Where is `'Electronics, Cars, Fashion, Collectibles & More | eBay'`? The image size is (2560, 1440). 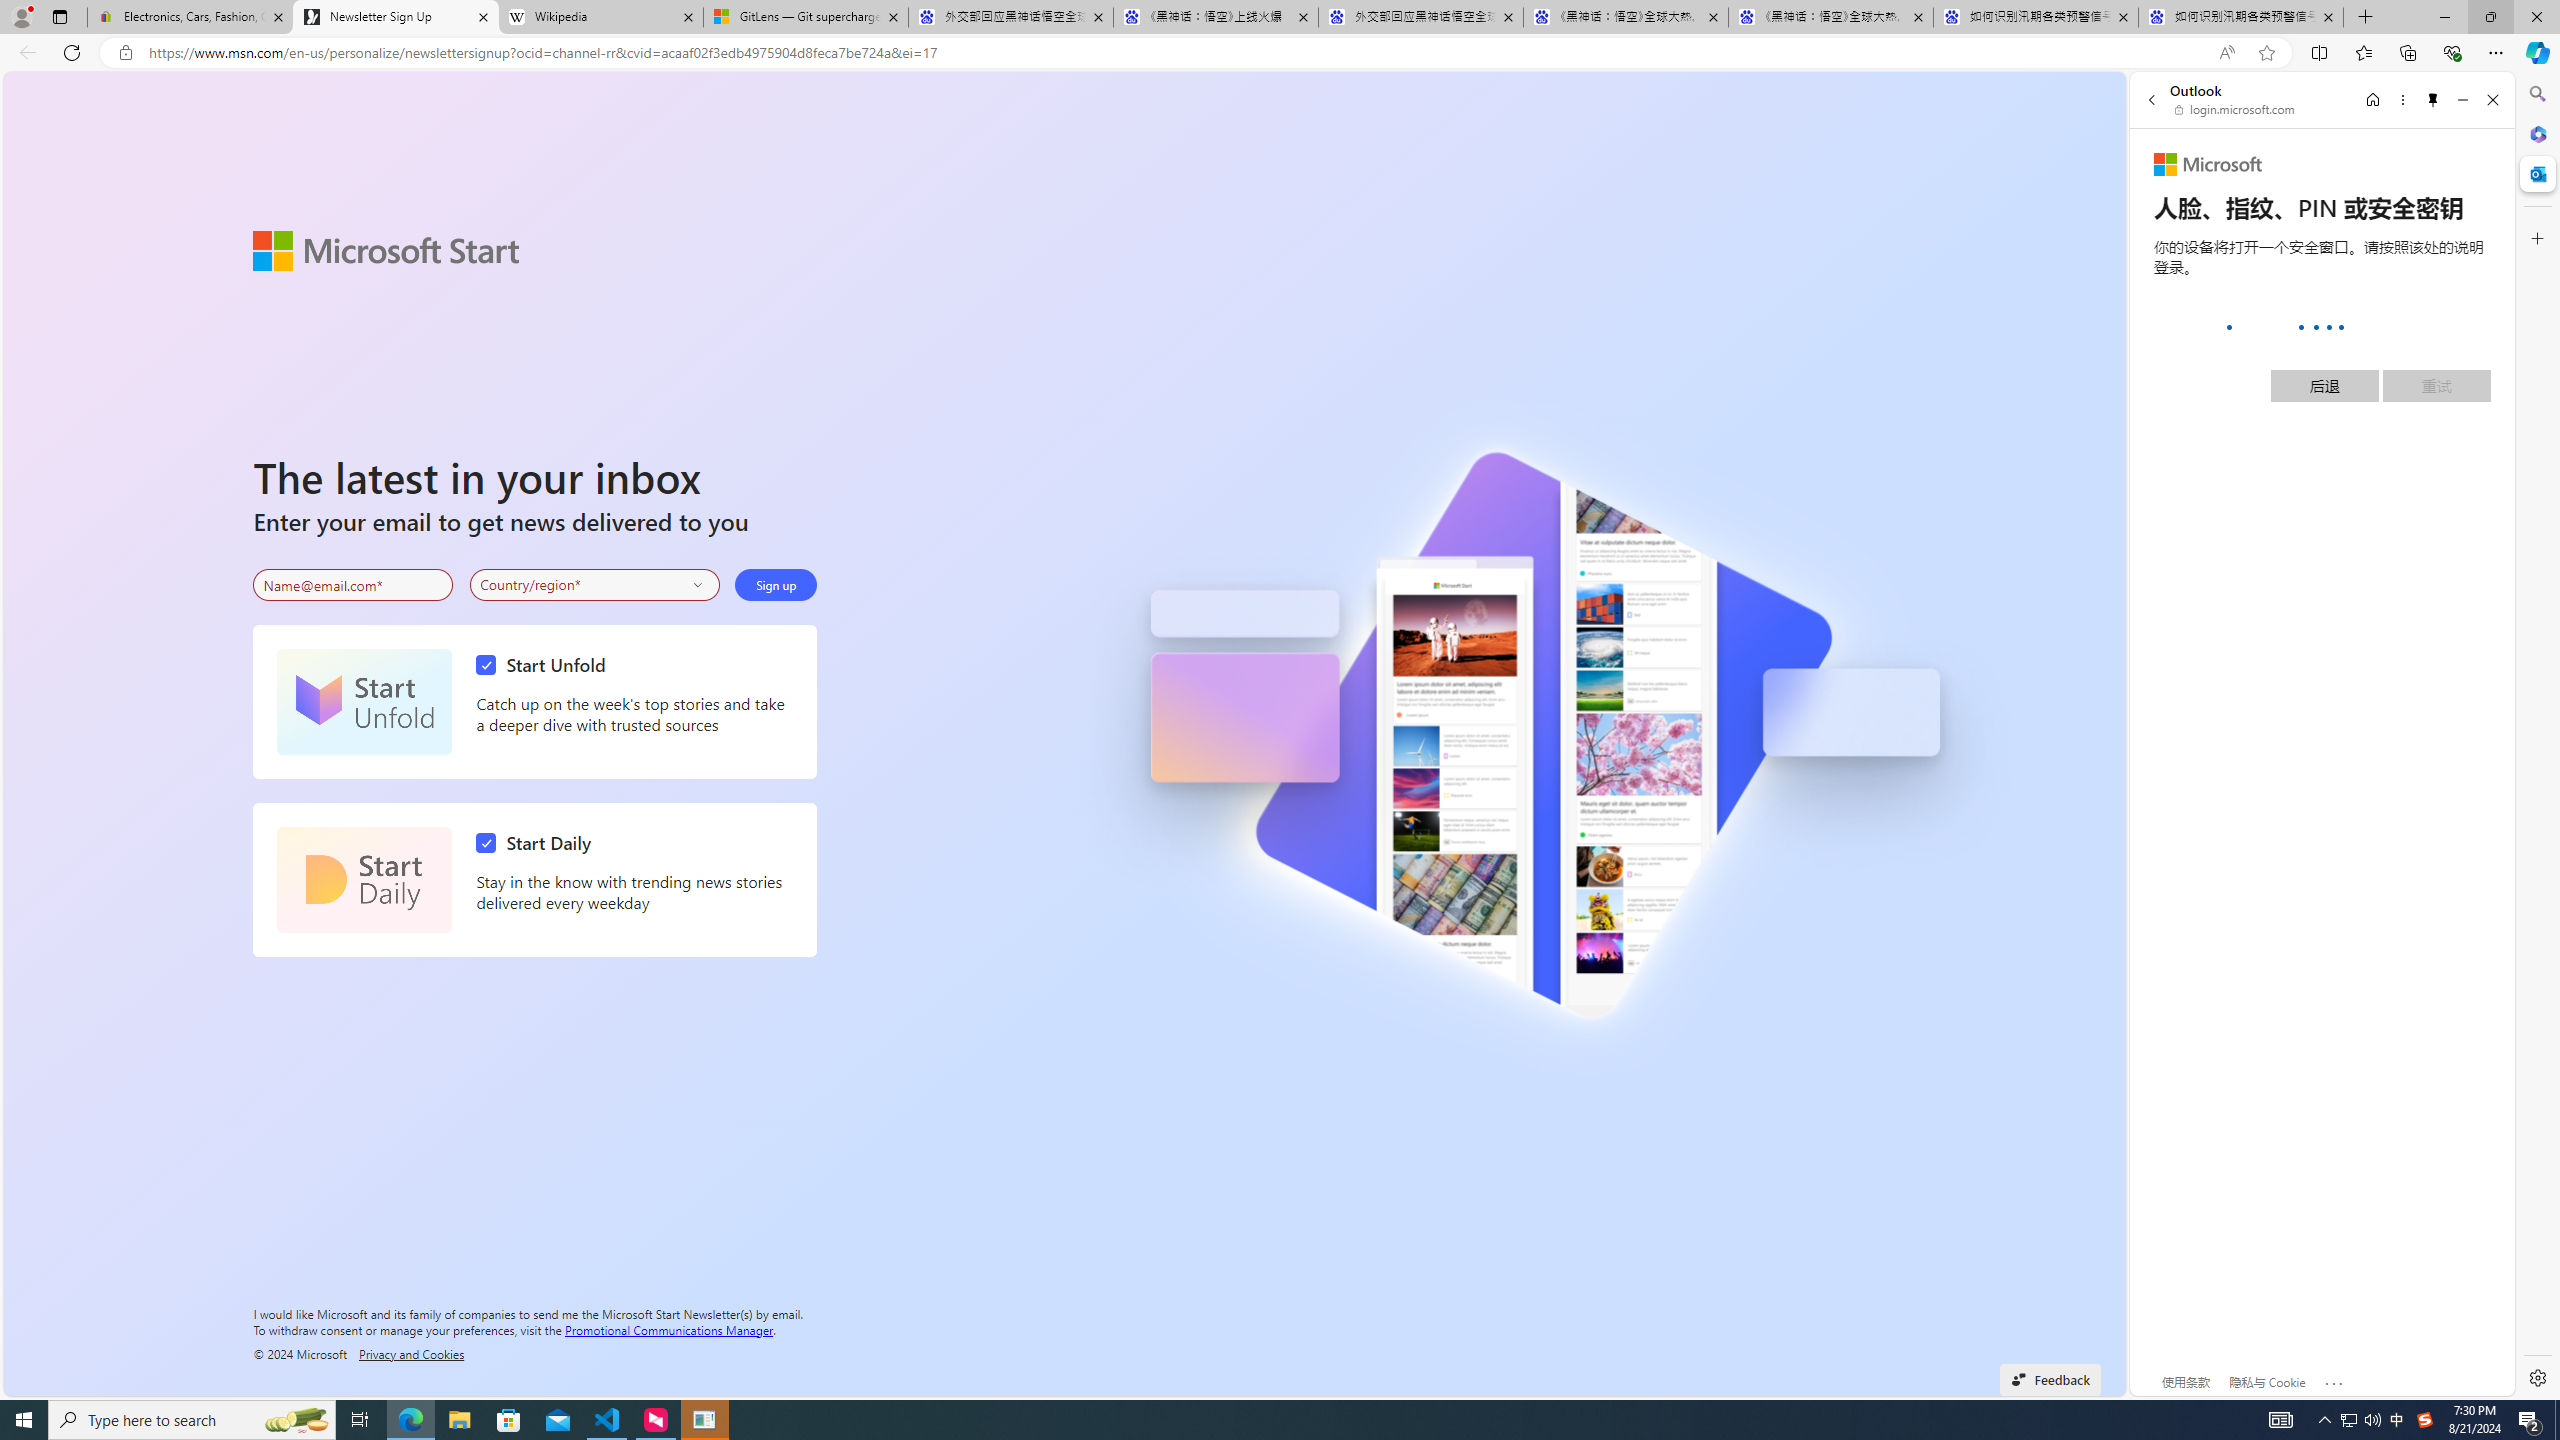 'Electronics, Cars, Fashion, Collectibles & More | eBay' is located at coordinates (189, 16).